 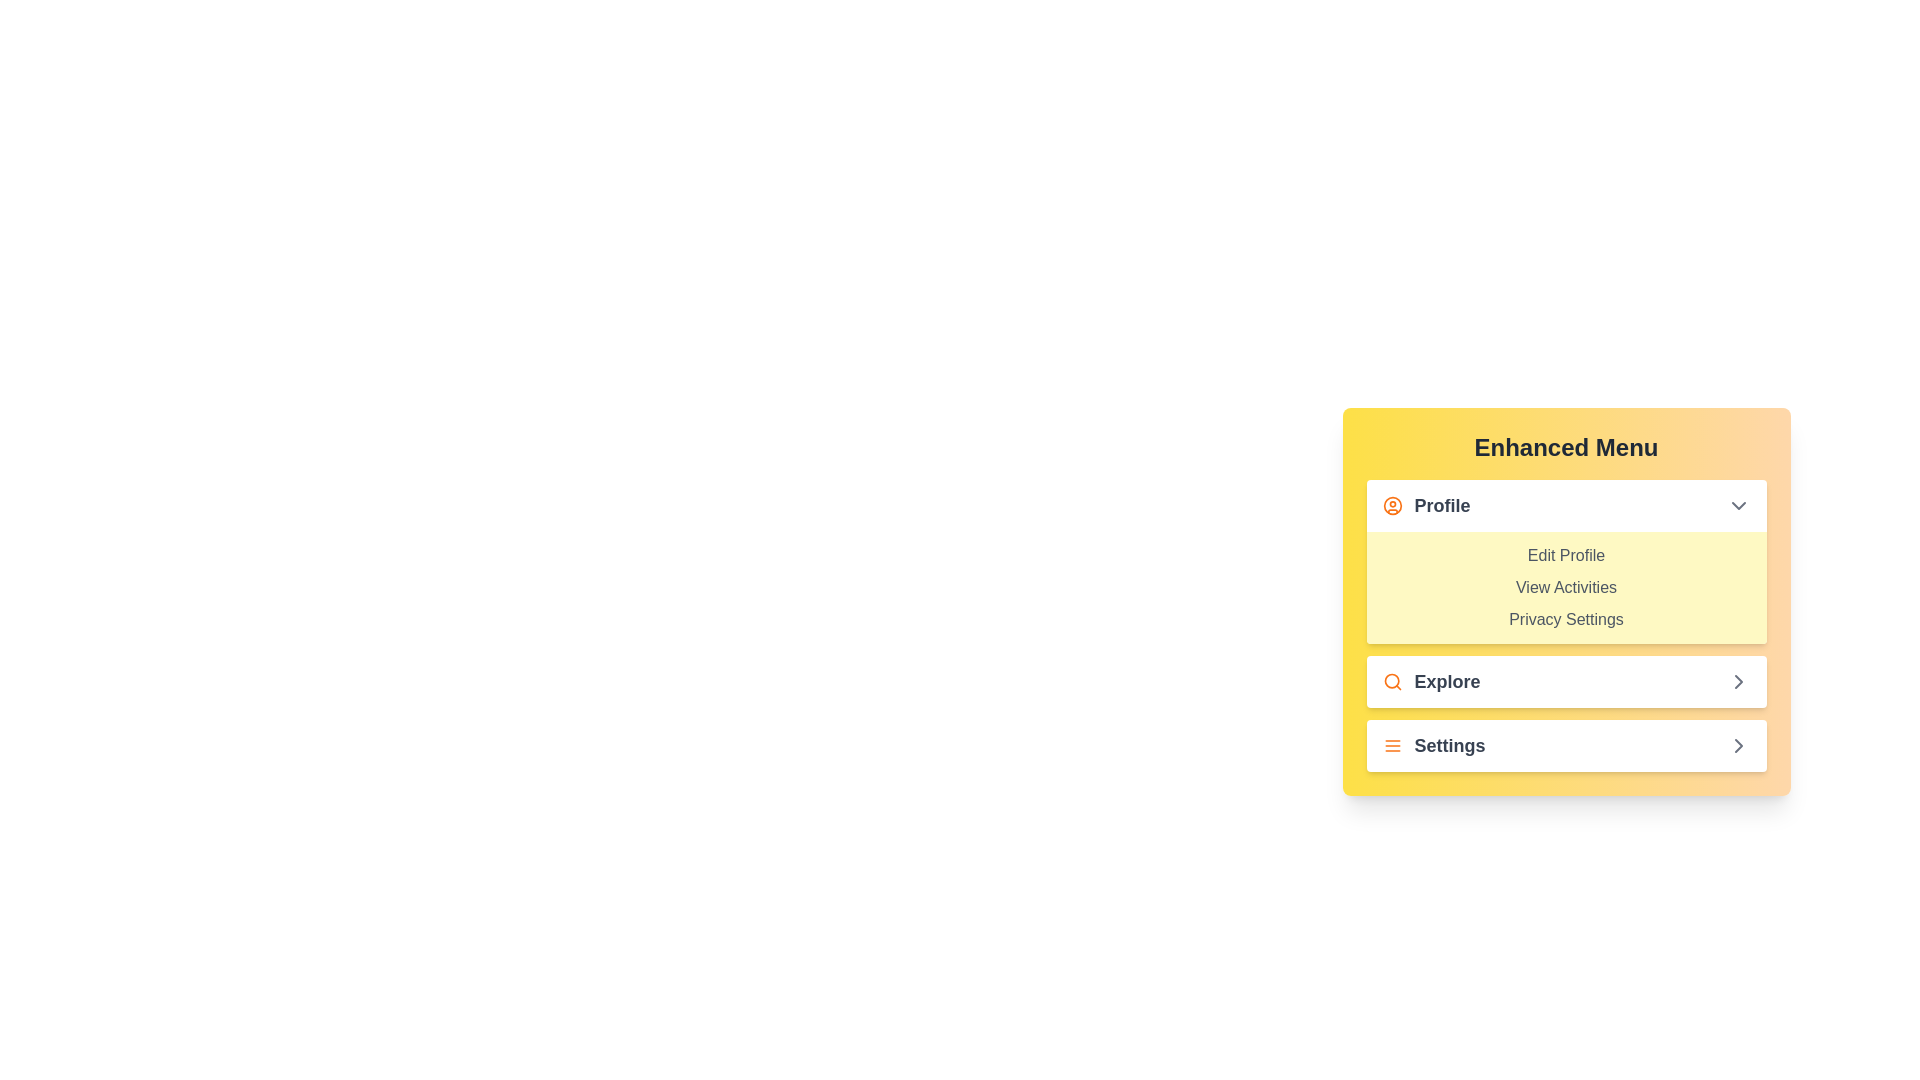 What do you see at coordinates (1565, 504) in the screenshot?
I see `the 'Profile' dropdown toggle button located at the top of the menu` at bounding box center [1565, 504].